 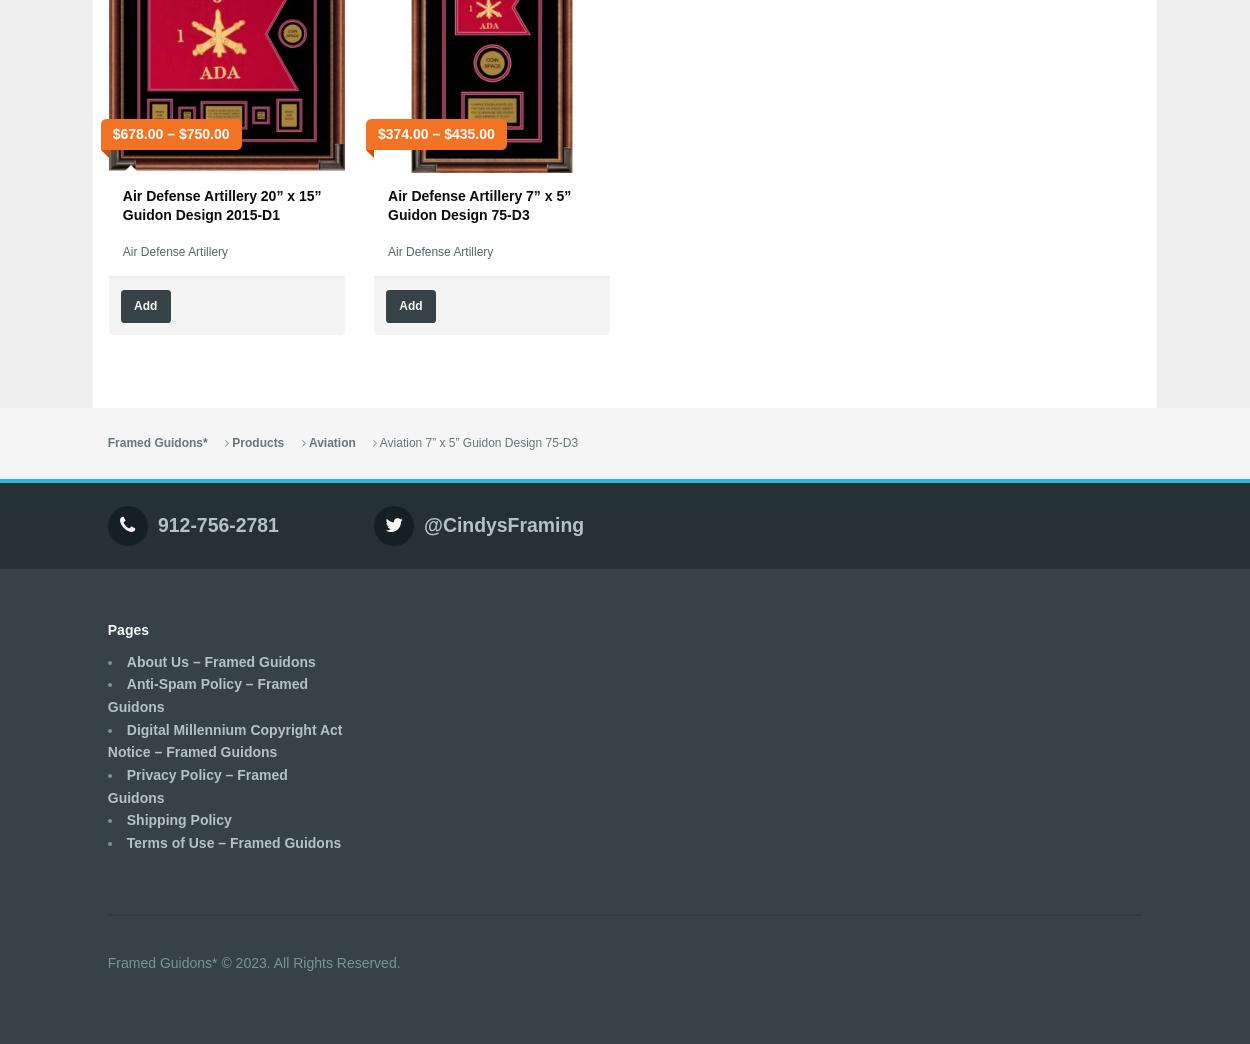 I want to click on 'Framed Guidons*', so click(x=157, y=441).